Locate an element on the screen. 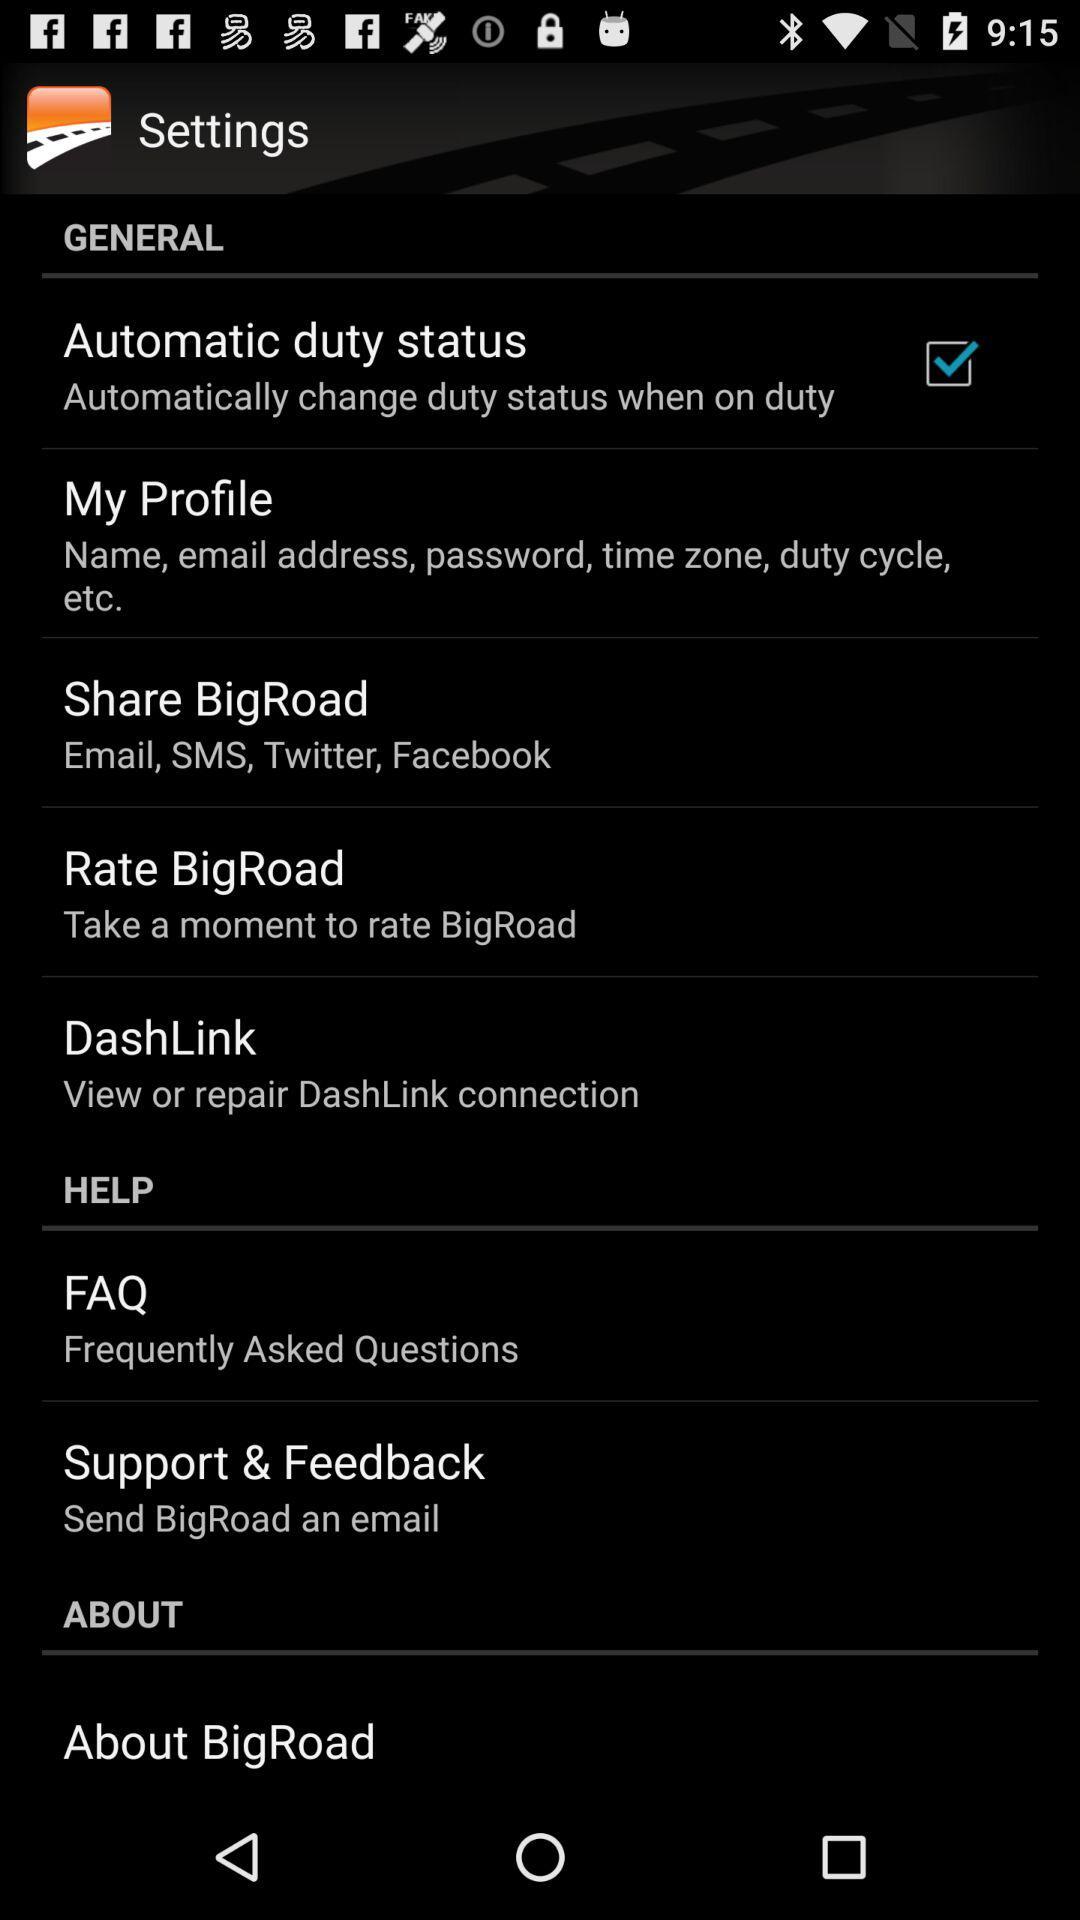 Image resolution: width=1080 pixels, height=1920 pixels. icon above the dashlink is located at coordinates (319, 922).